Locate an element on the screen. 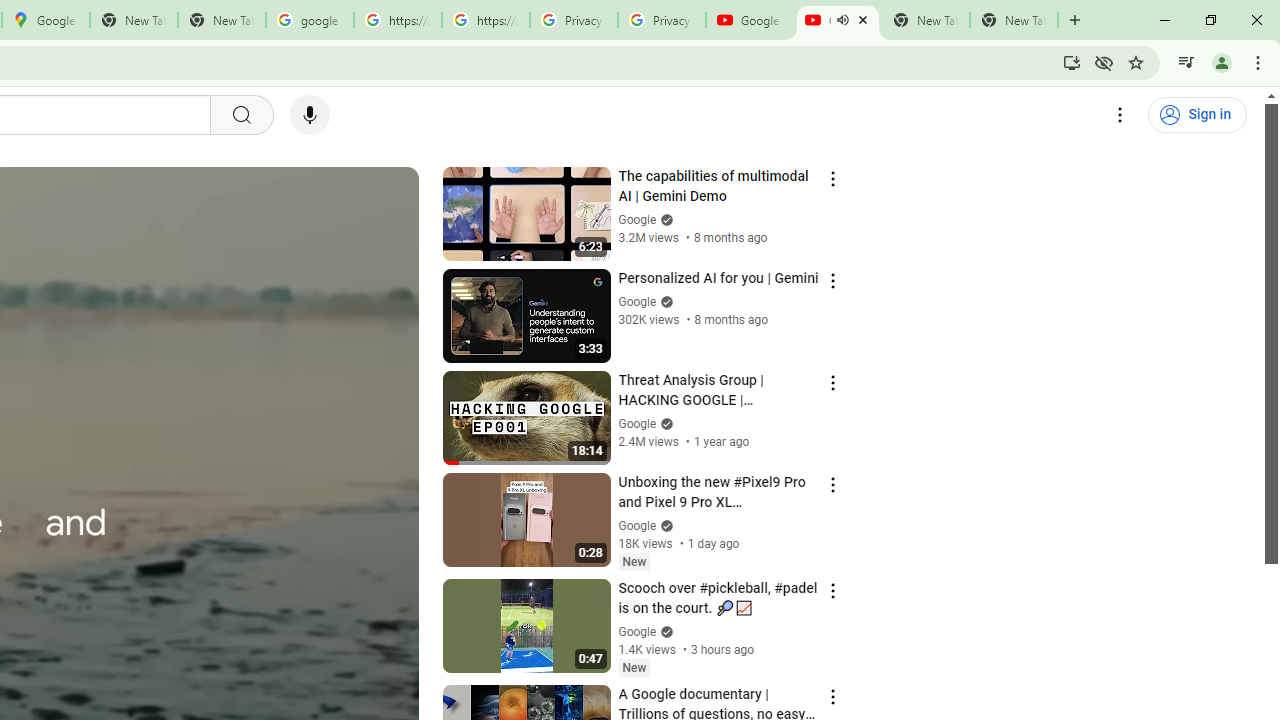  'https://scholar.google.com/' is located at coordinates (485, 20).